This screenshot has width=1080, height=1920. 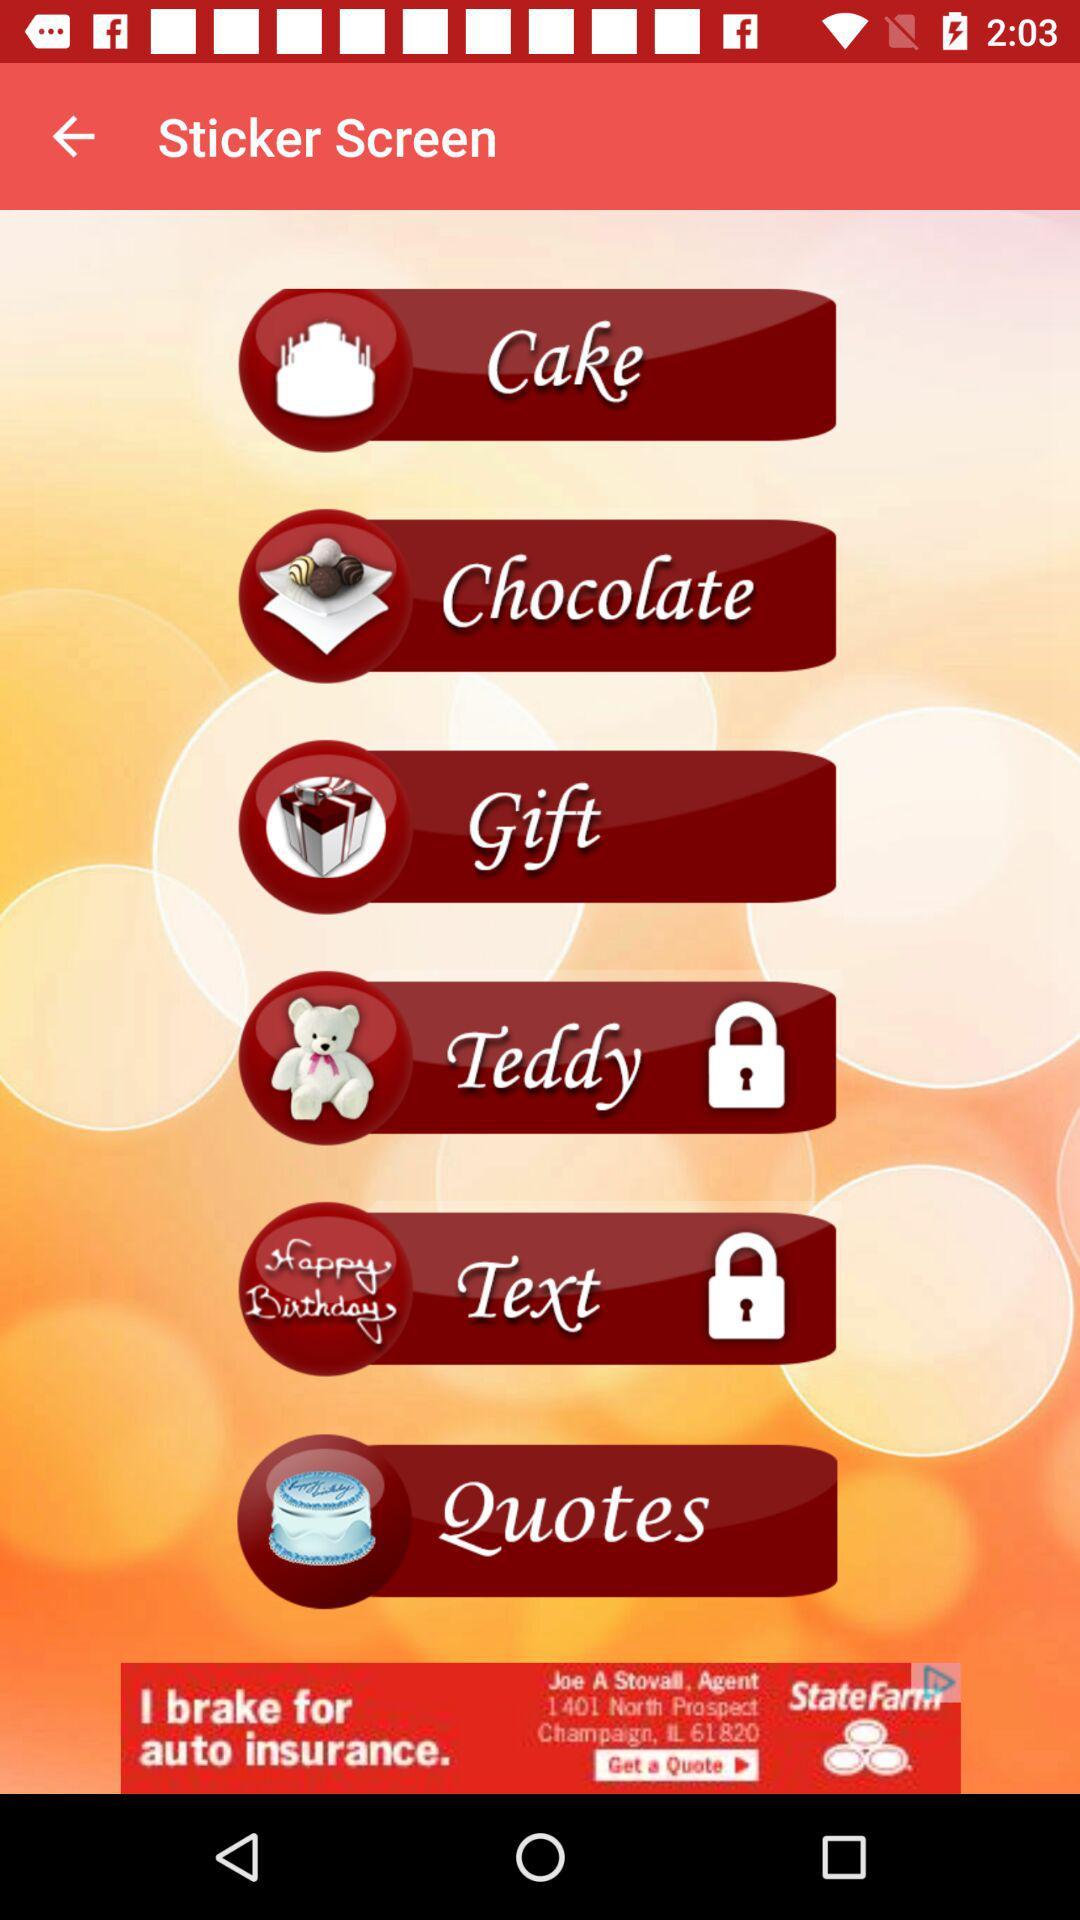 I want to click on advertisement page, so click(x=540, y=1727).